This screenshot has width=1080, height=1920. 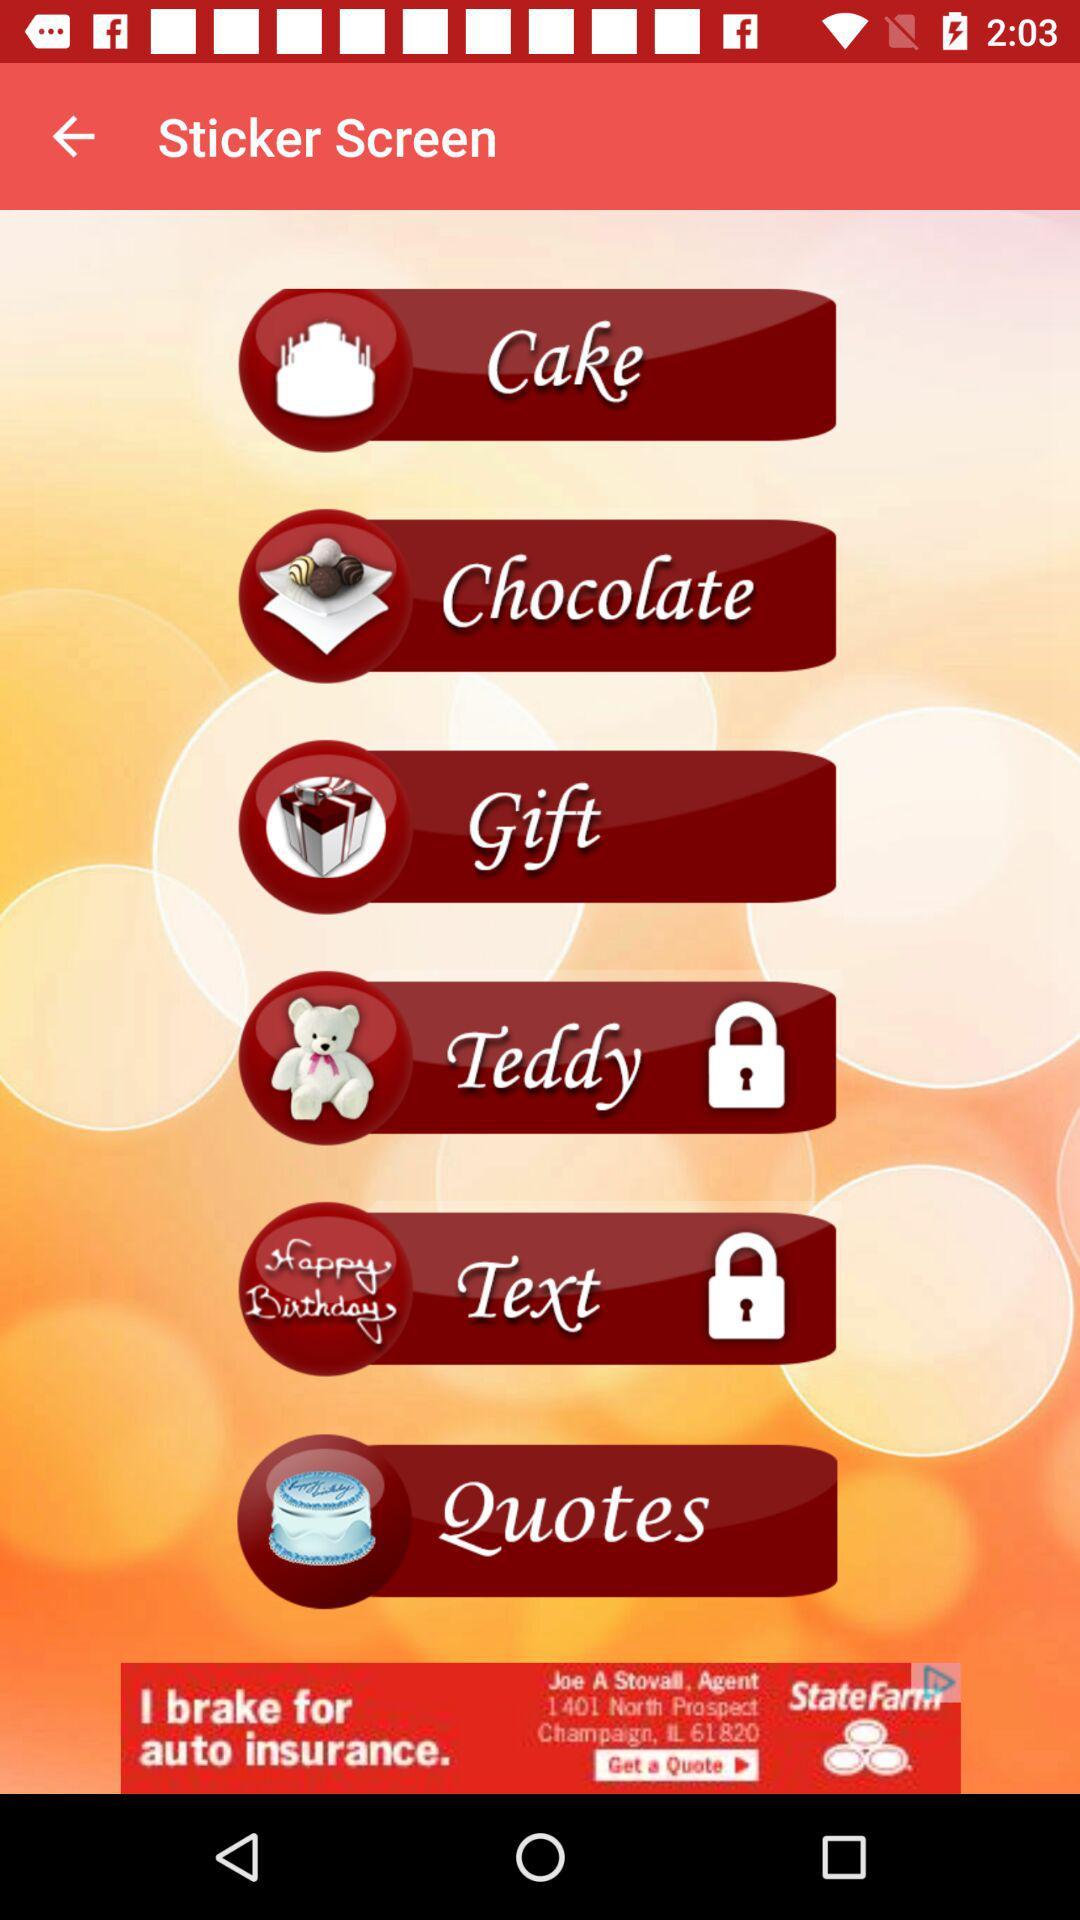 I want to click on advertisement page, so click(x=540, y=1727).